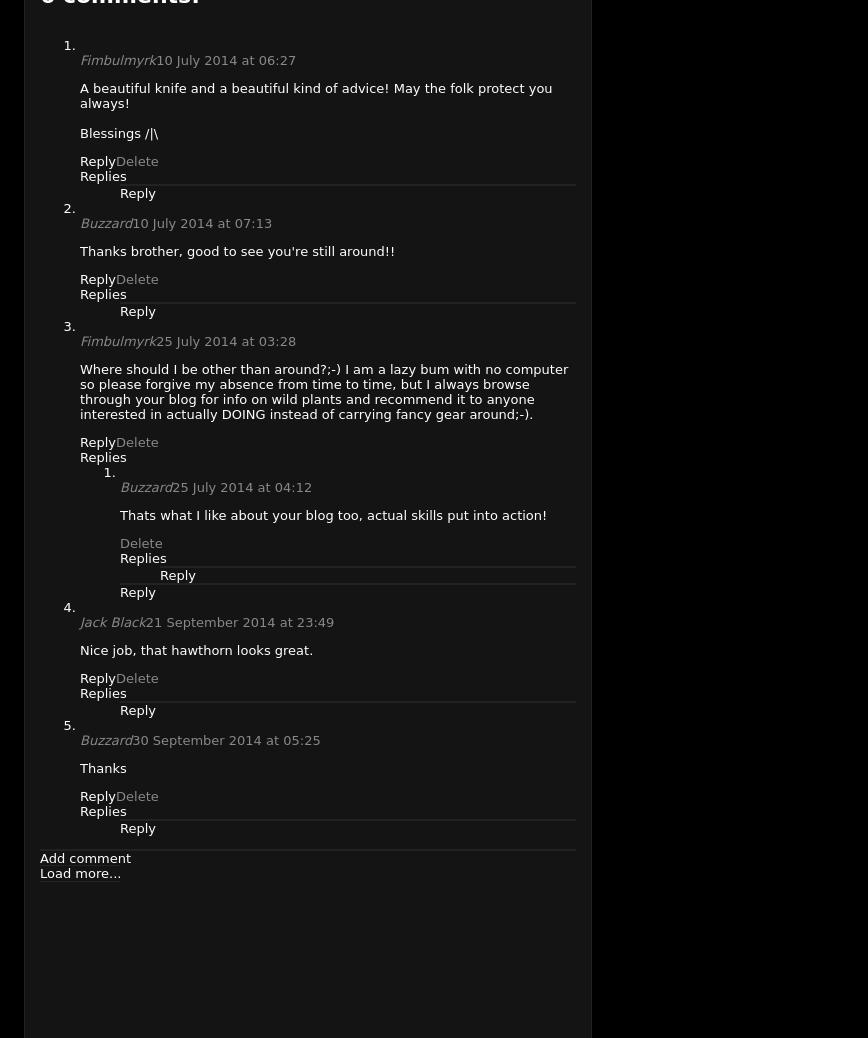  I want to click on 'Load more...', so click(80, 872).